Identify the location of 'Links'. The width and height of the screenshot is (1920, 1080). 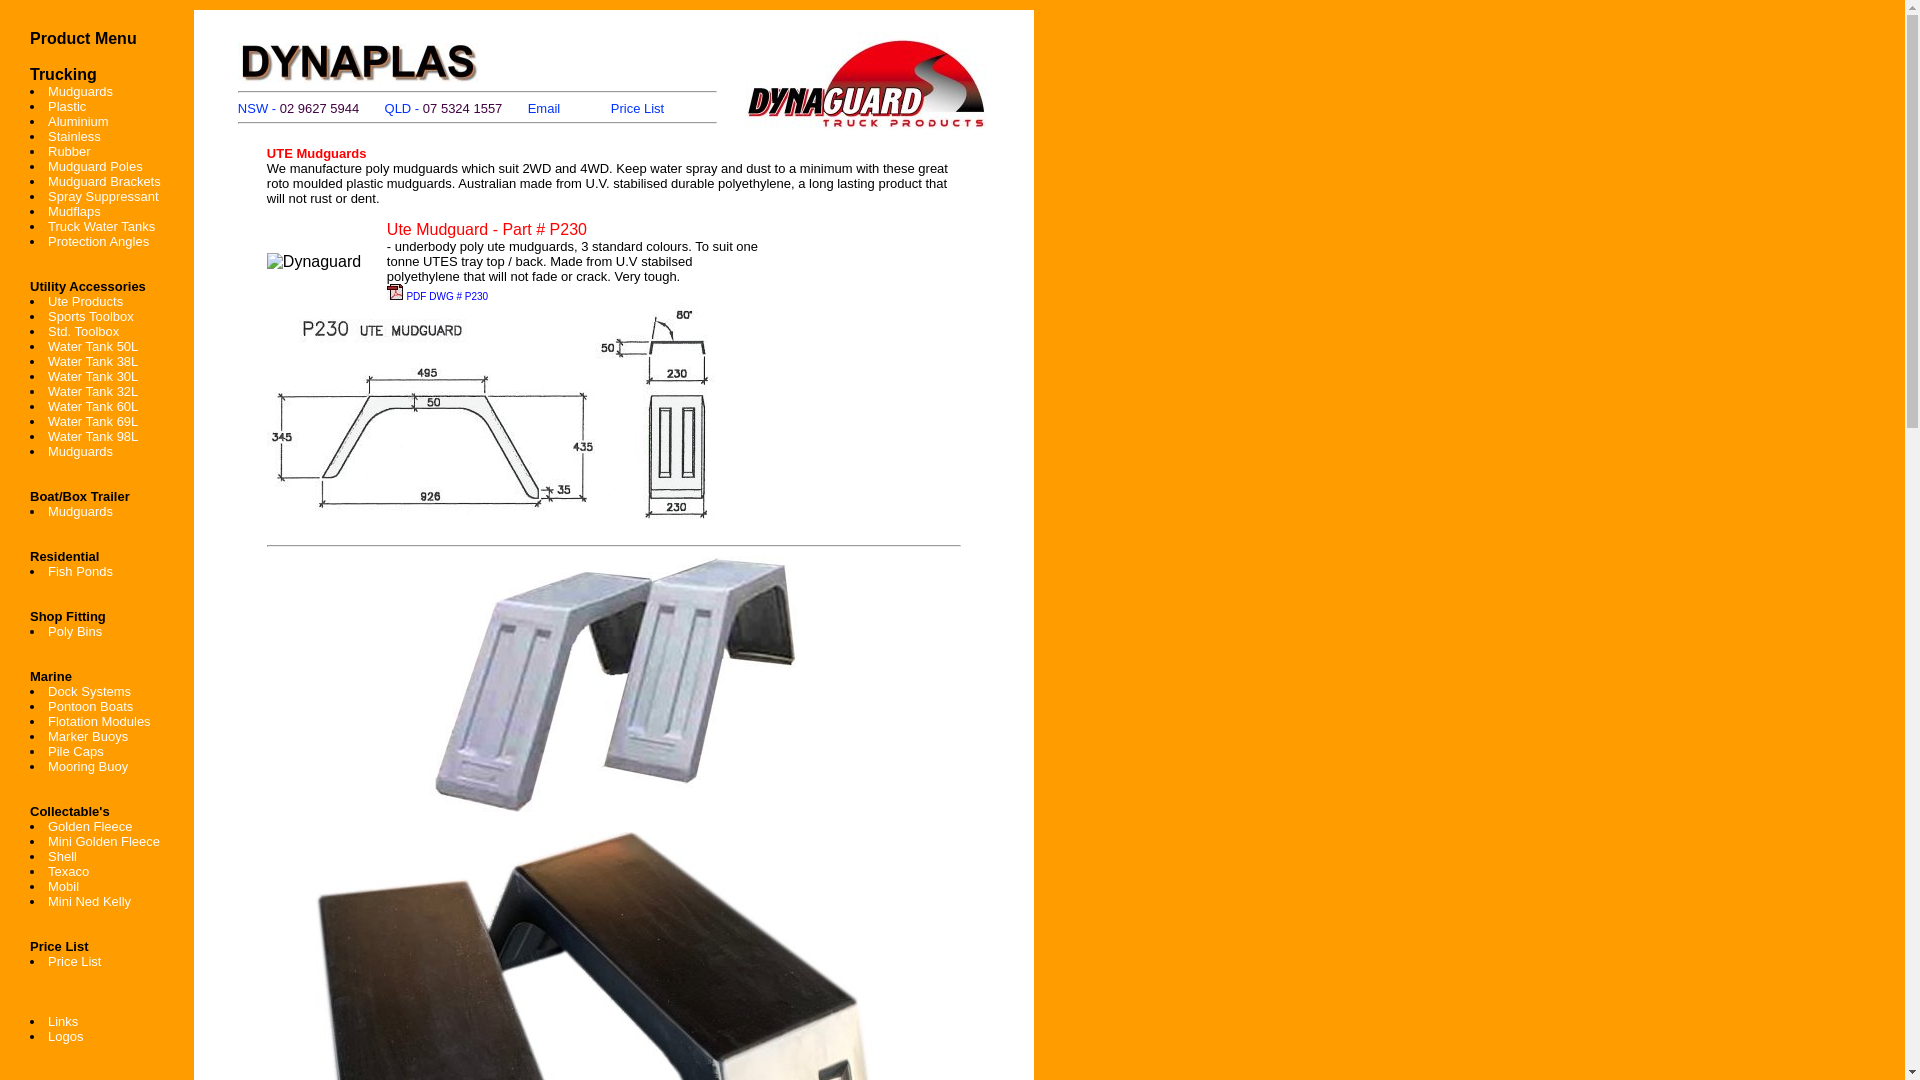
(62, 1021).